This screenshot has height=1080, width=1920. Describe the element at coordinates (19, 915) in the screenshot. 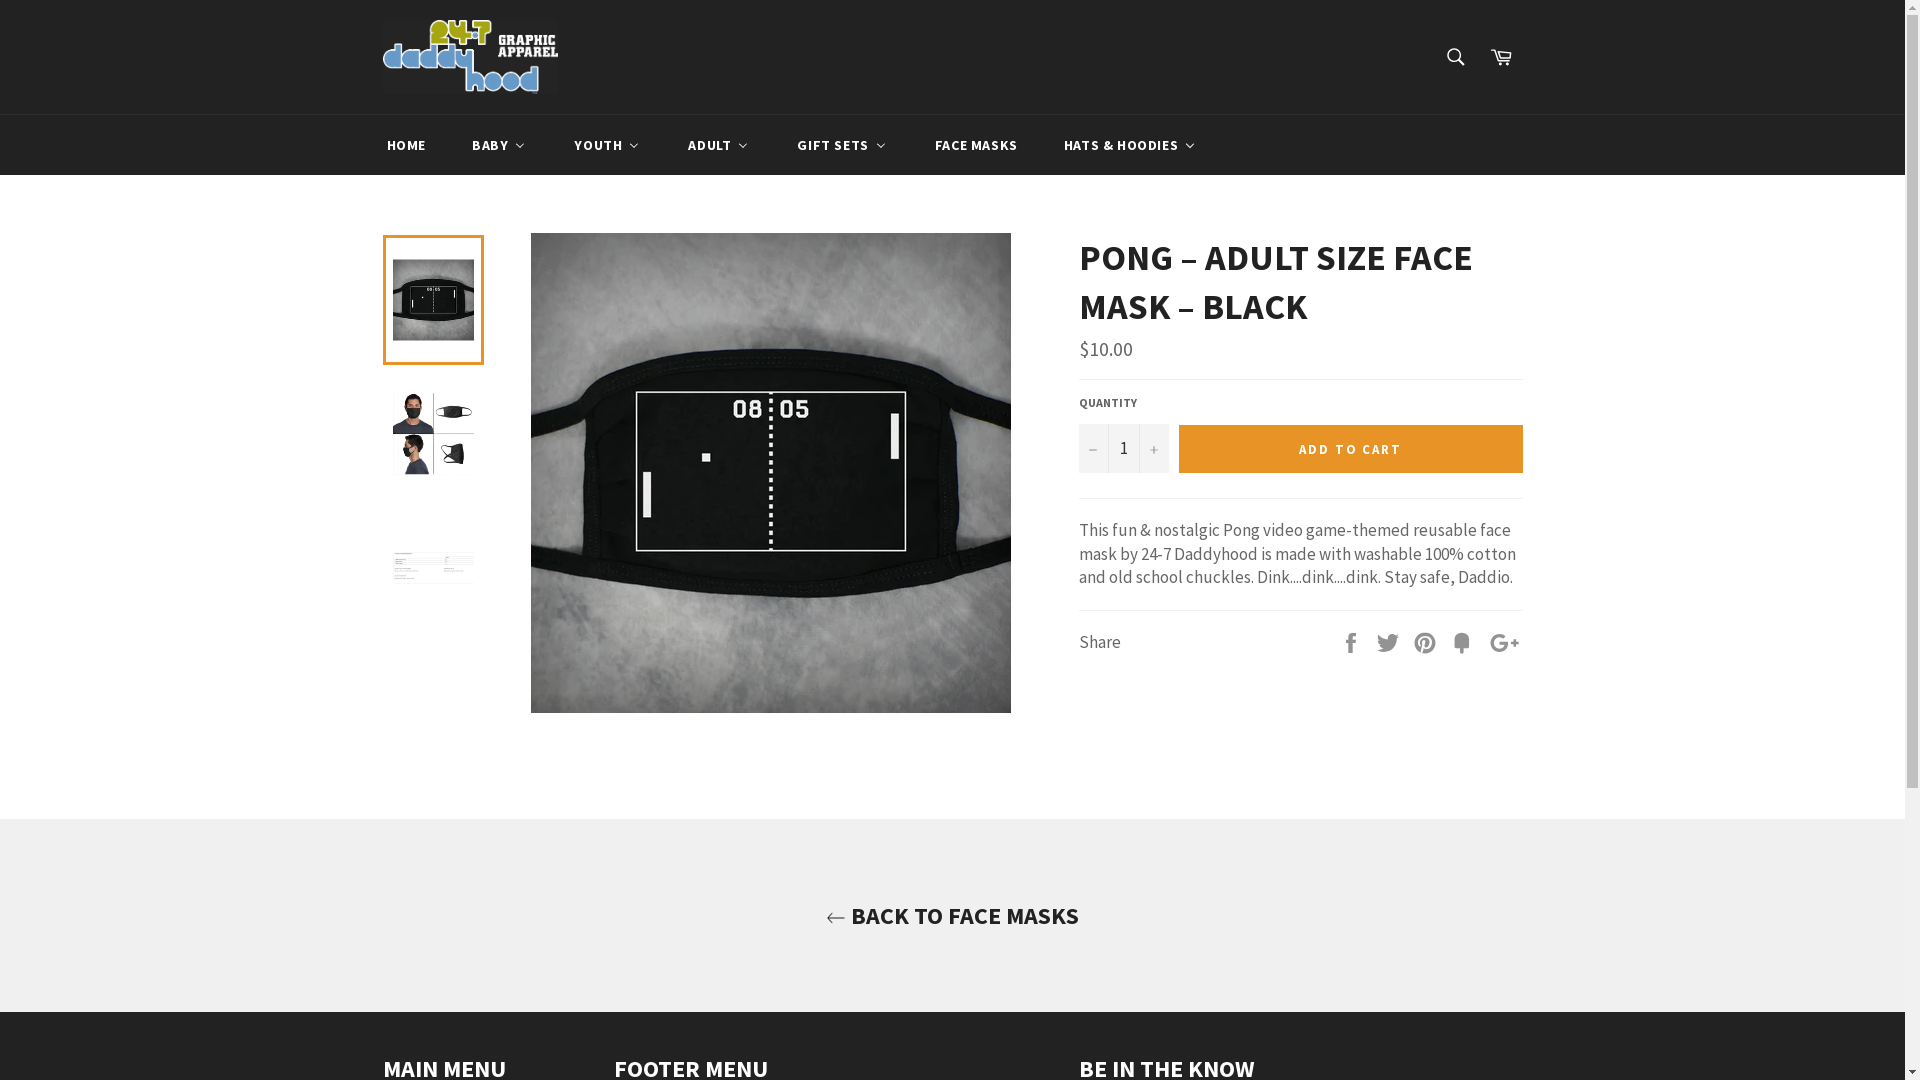

I see `'BACK TO FACE MASKS'` at that location.